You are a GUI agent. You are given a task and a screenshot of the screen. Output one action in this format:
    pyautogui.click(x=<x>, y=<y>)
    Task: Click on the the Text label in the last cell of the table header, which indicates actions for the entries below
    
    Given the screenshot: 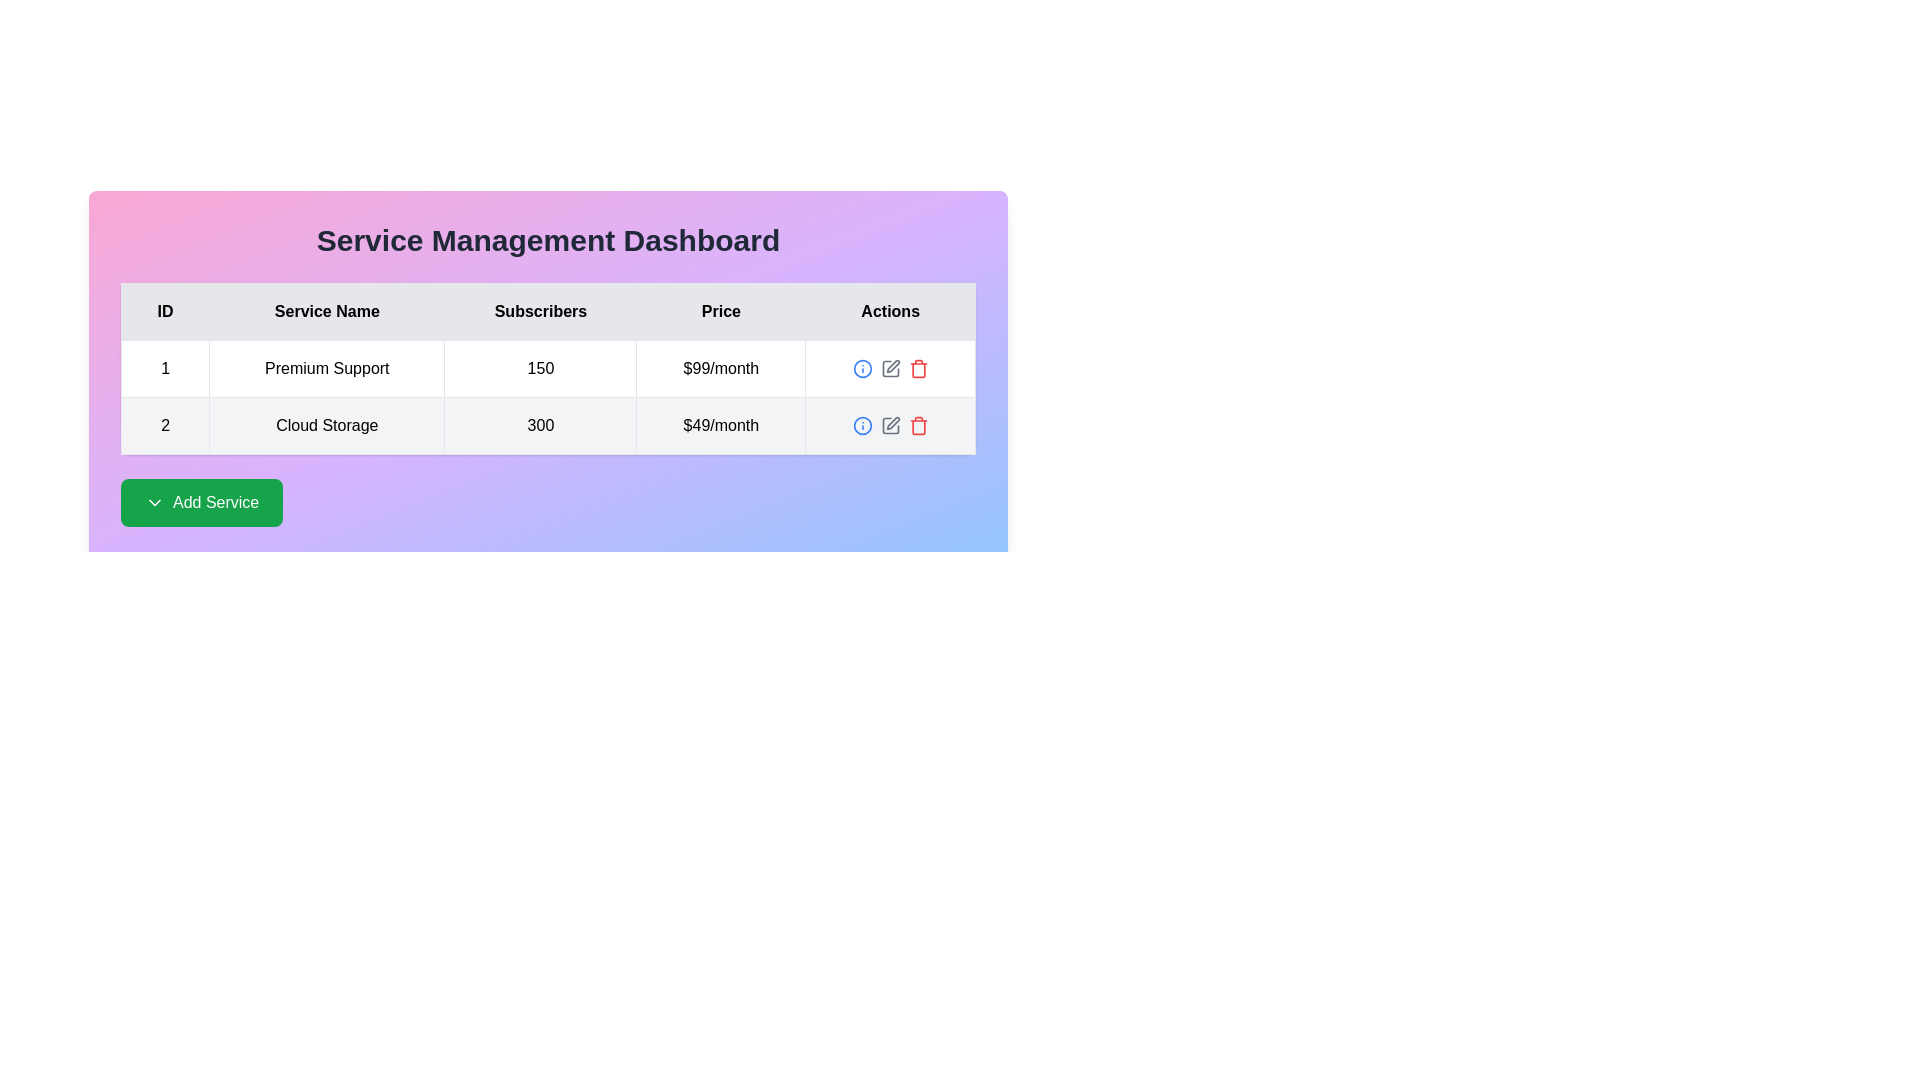 What is the action you would take?
    pyautogui.click(x=889, y=312)
    